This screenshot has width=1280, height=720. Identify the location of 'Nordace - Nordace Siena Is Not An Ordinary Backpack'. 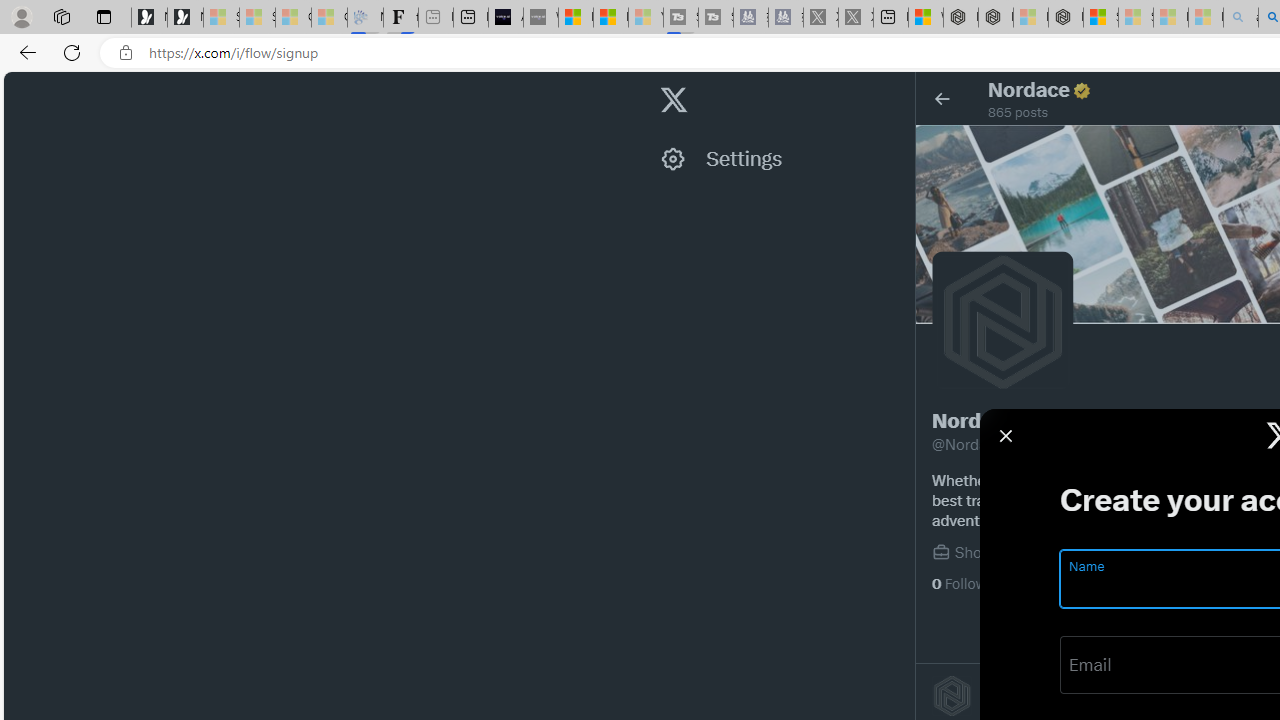
(1064, 17).